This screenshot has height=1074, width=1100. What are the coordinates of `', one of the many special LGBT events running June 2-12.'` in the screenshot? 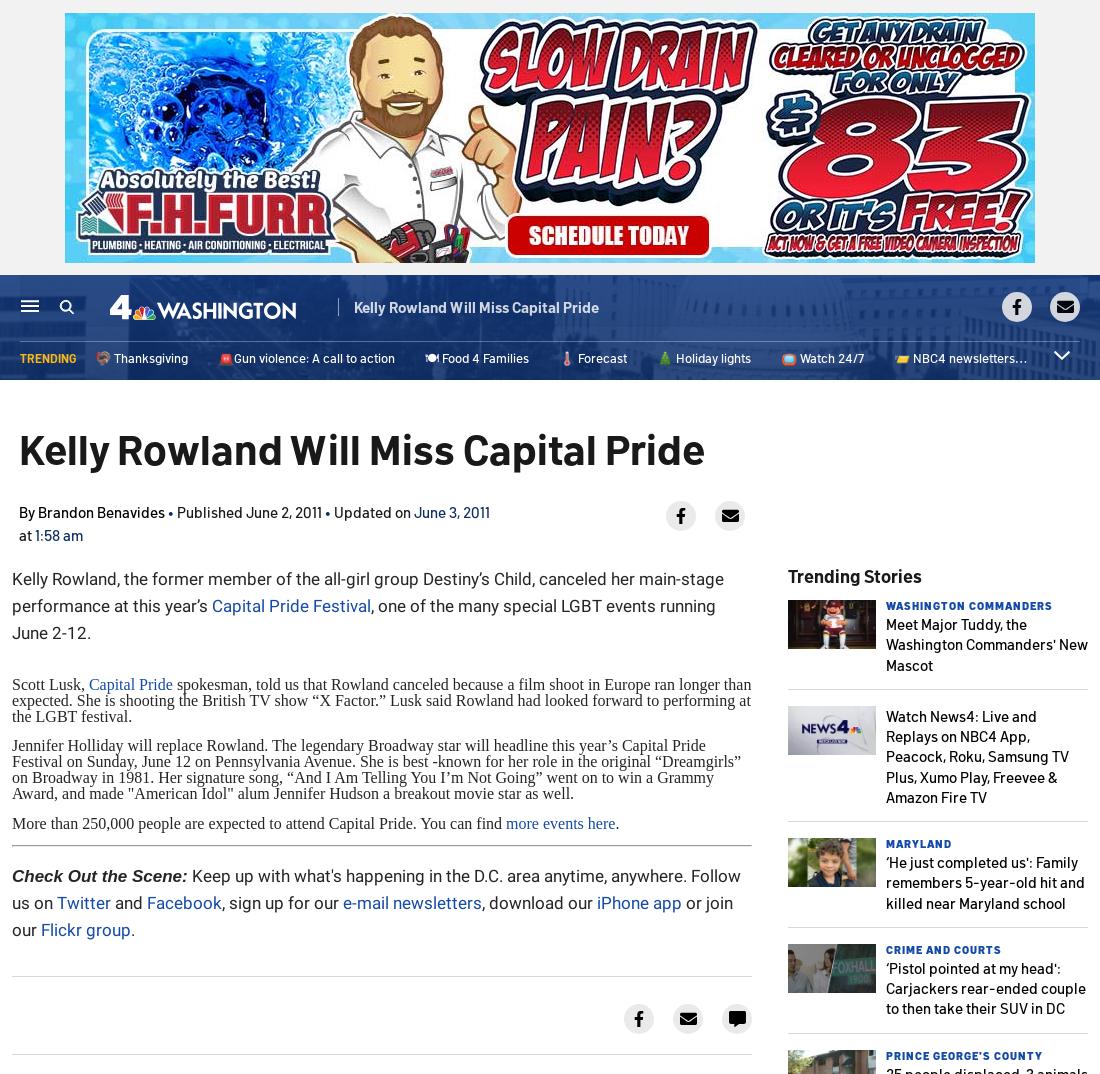 It's located at (10, 619).